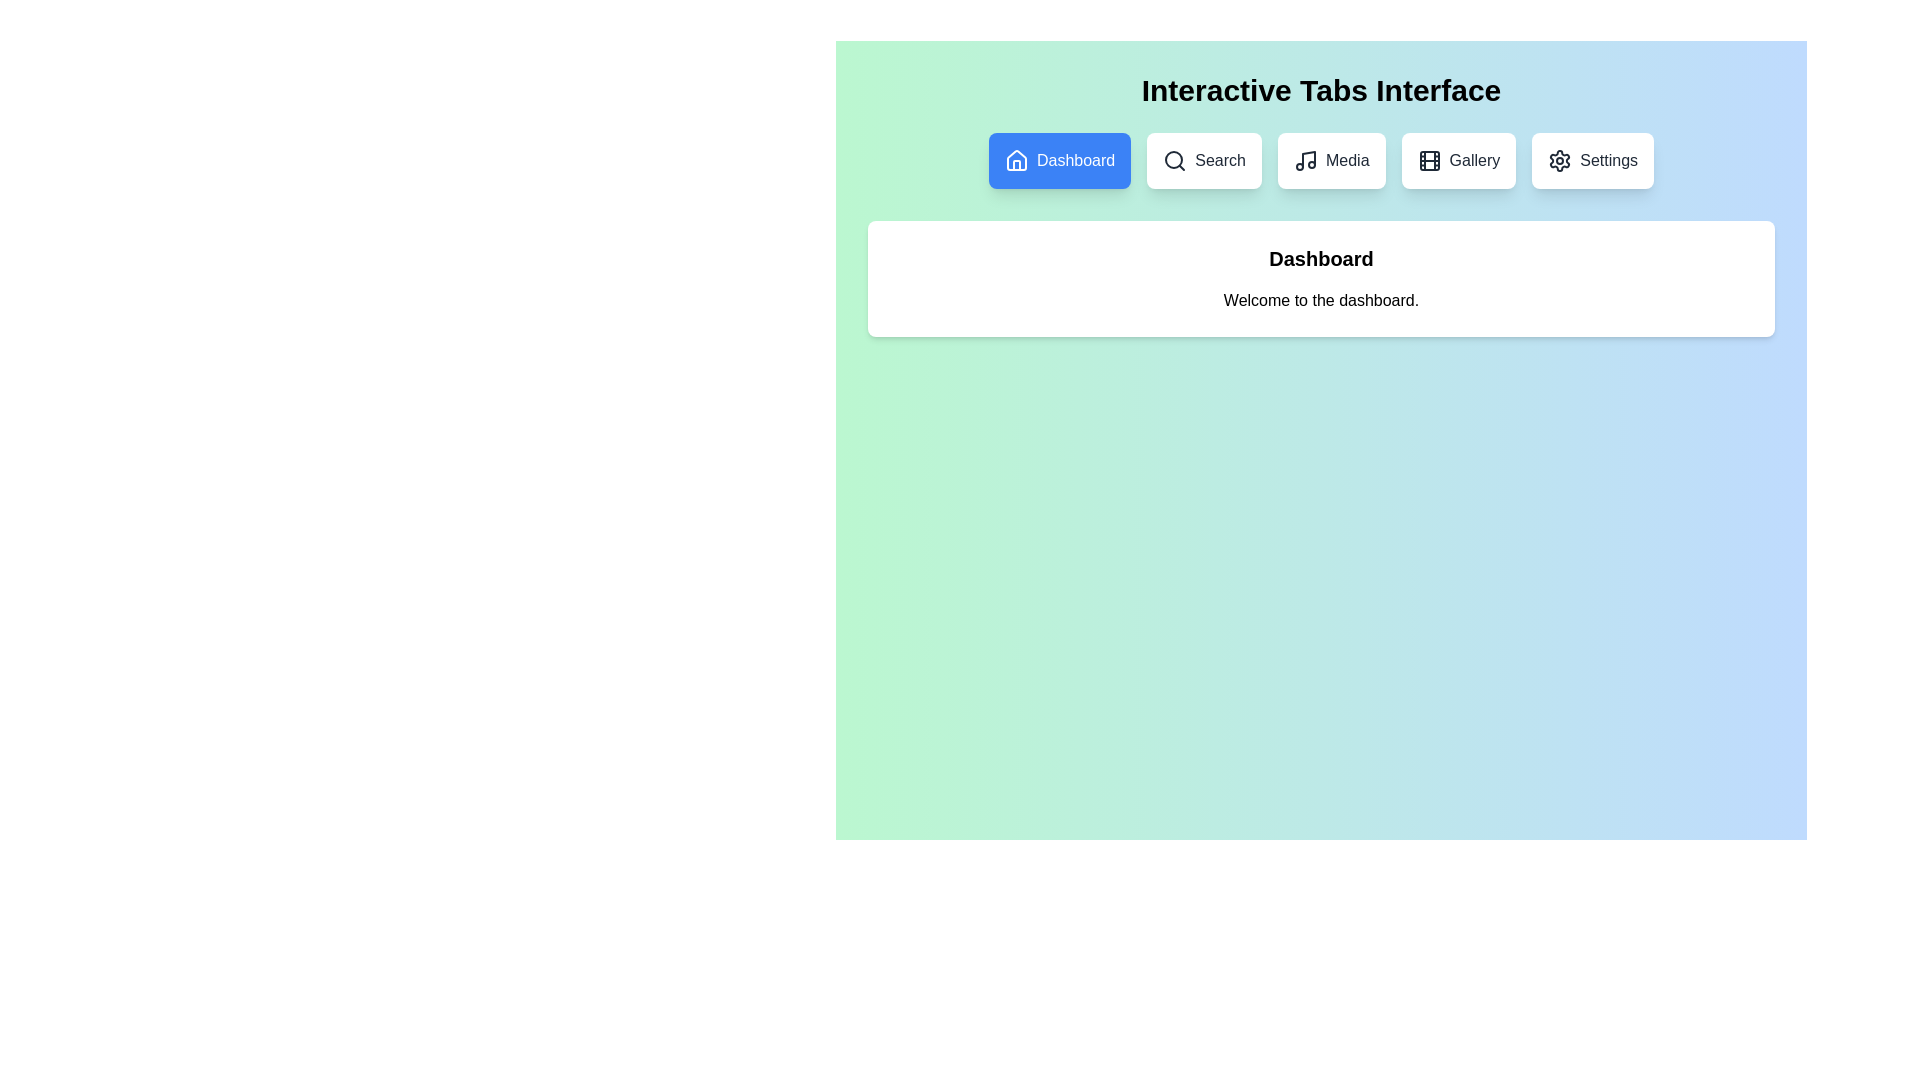 This screenshot has width=1920, height=1080. I want to click on the search button located between the 'Dashboard' and 'Media' buttons in the Interactive Tabs Interface, so click(1203, 160).